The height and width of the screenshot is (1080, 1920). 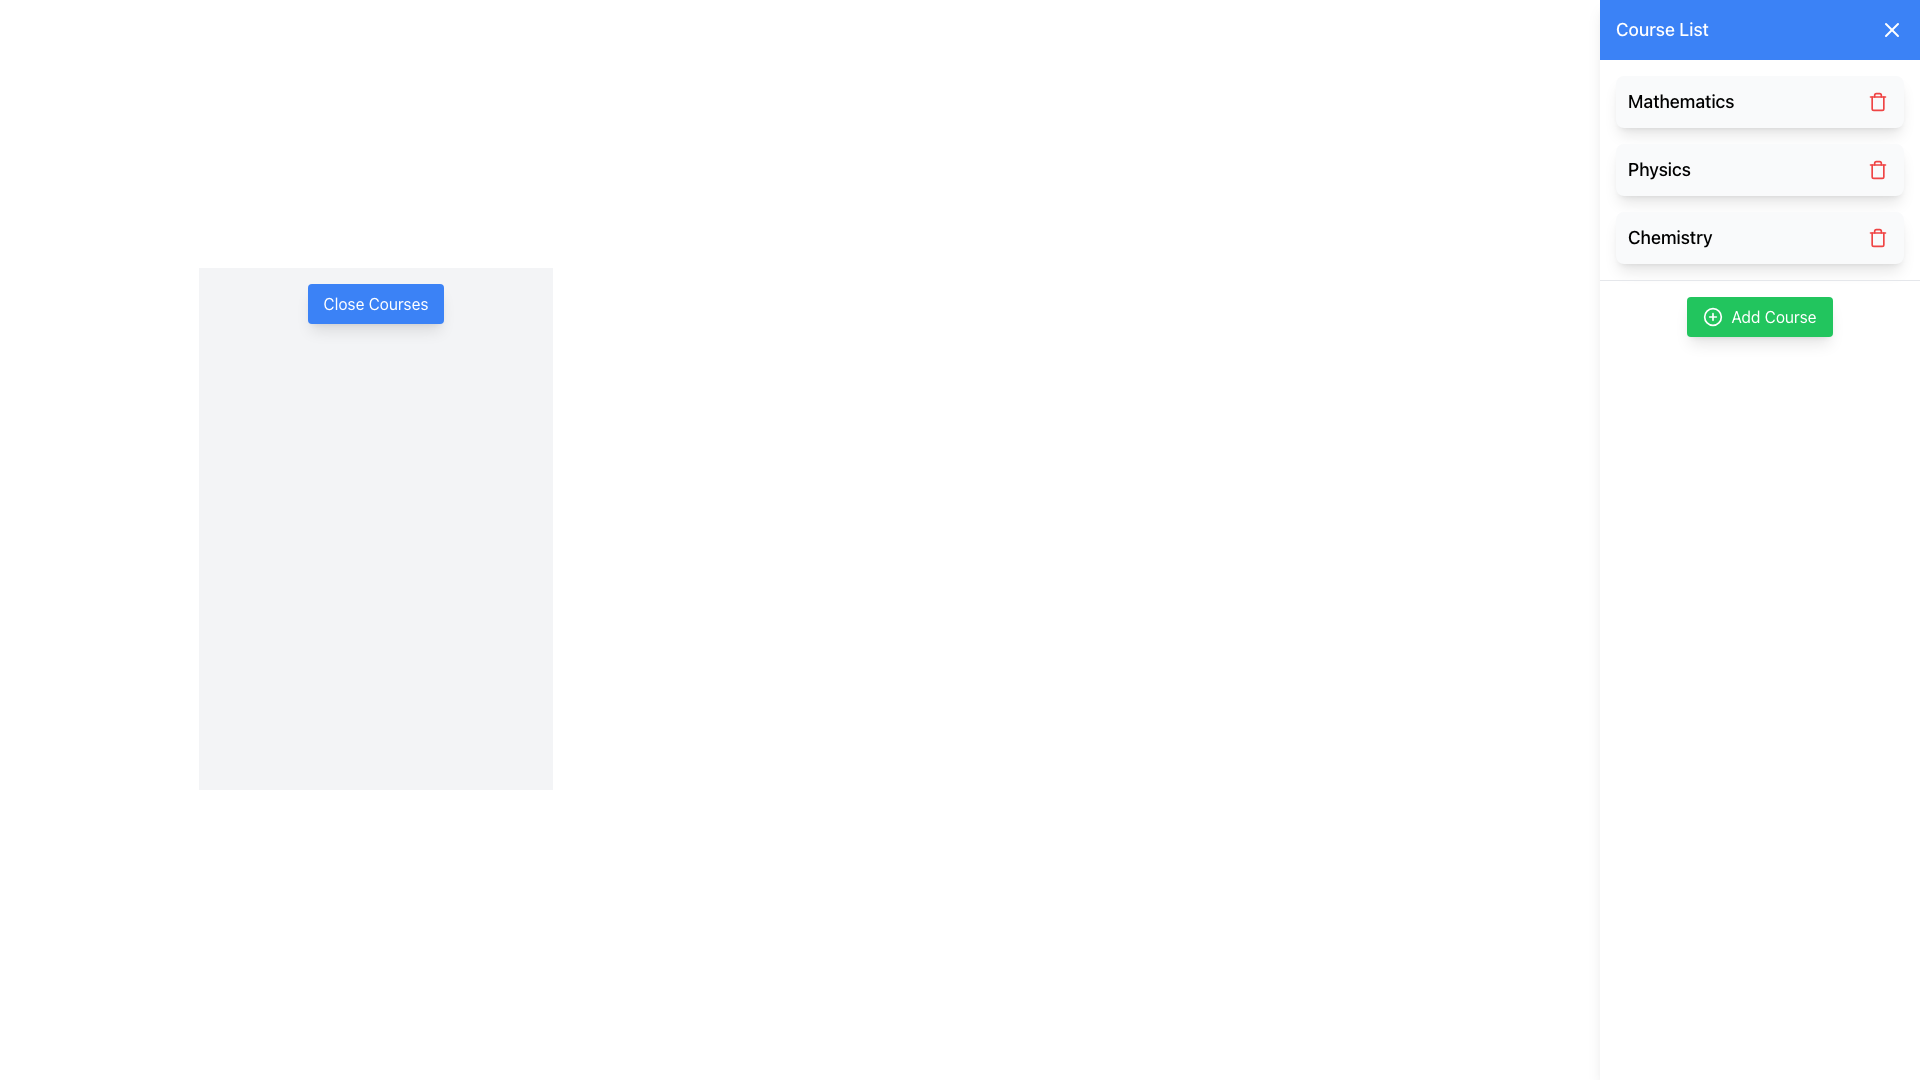 What do you see at coordinates (1712, 315) in the screenshot?
I see `the circular plus icon within the 'Add Course' button located in the bottom-right section of the panel` at bounding box center [1712, 315].